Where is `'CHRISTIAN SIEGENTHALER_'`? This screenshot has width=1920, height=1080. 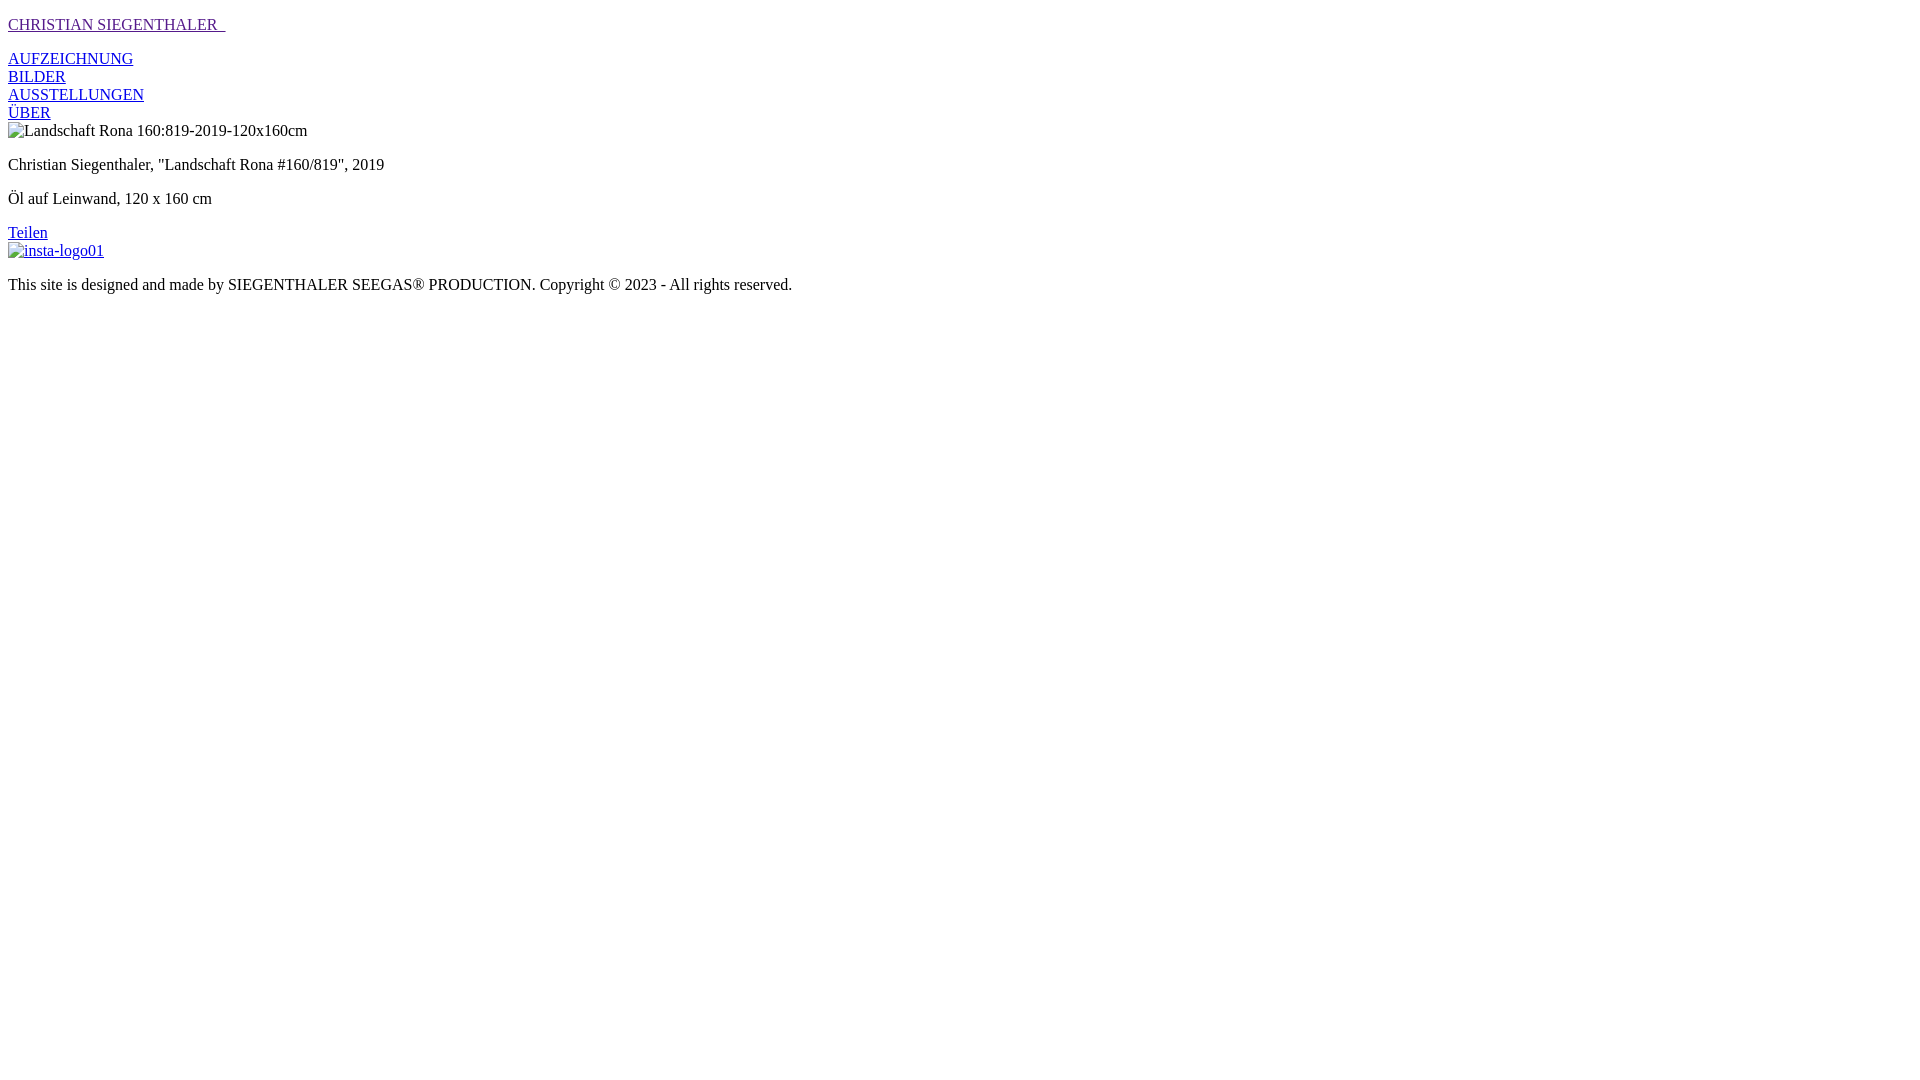
'CHRISTIAN SIEGENTHALER_' is located at coordinates (115, 24).